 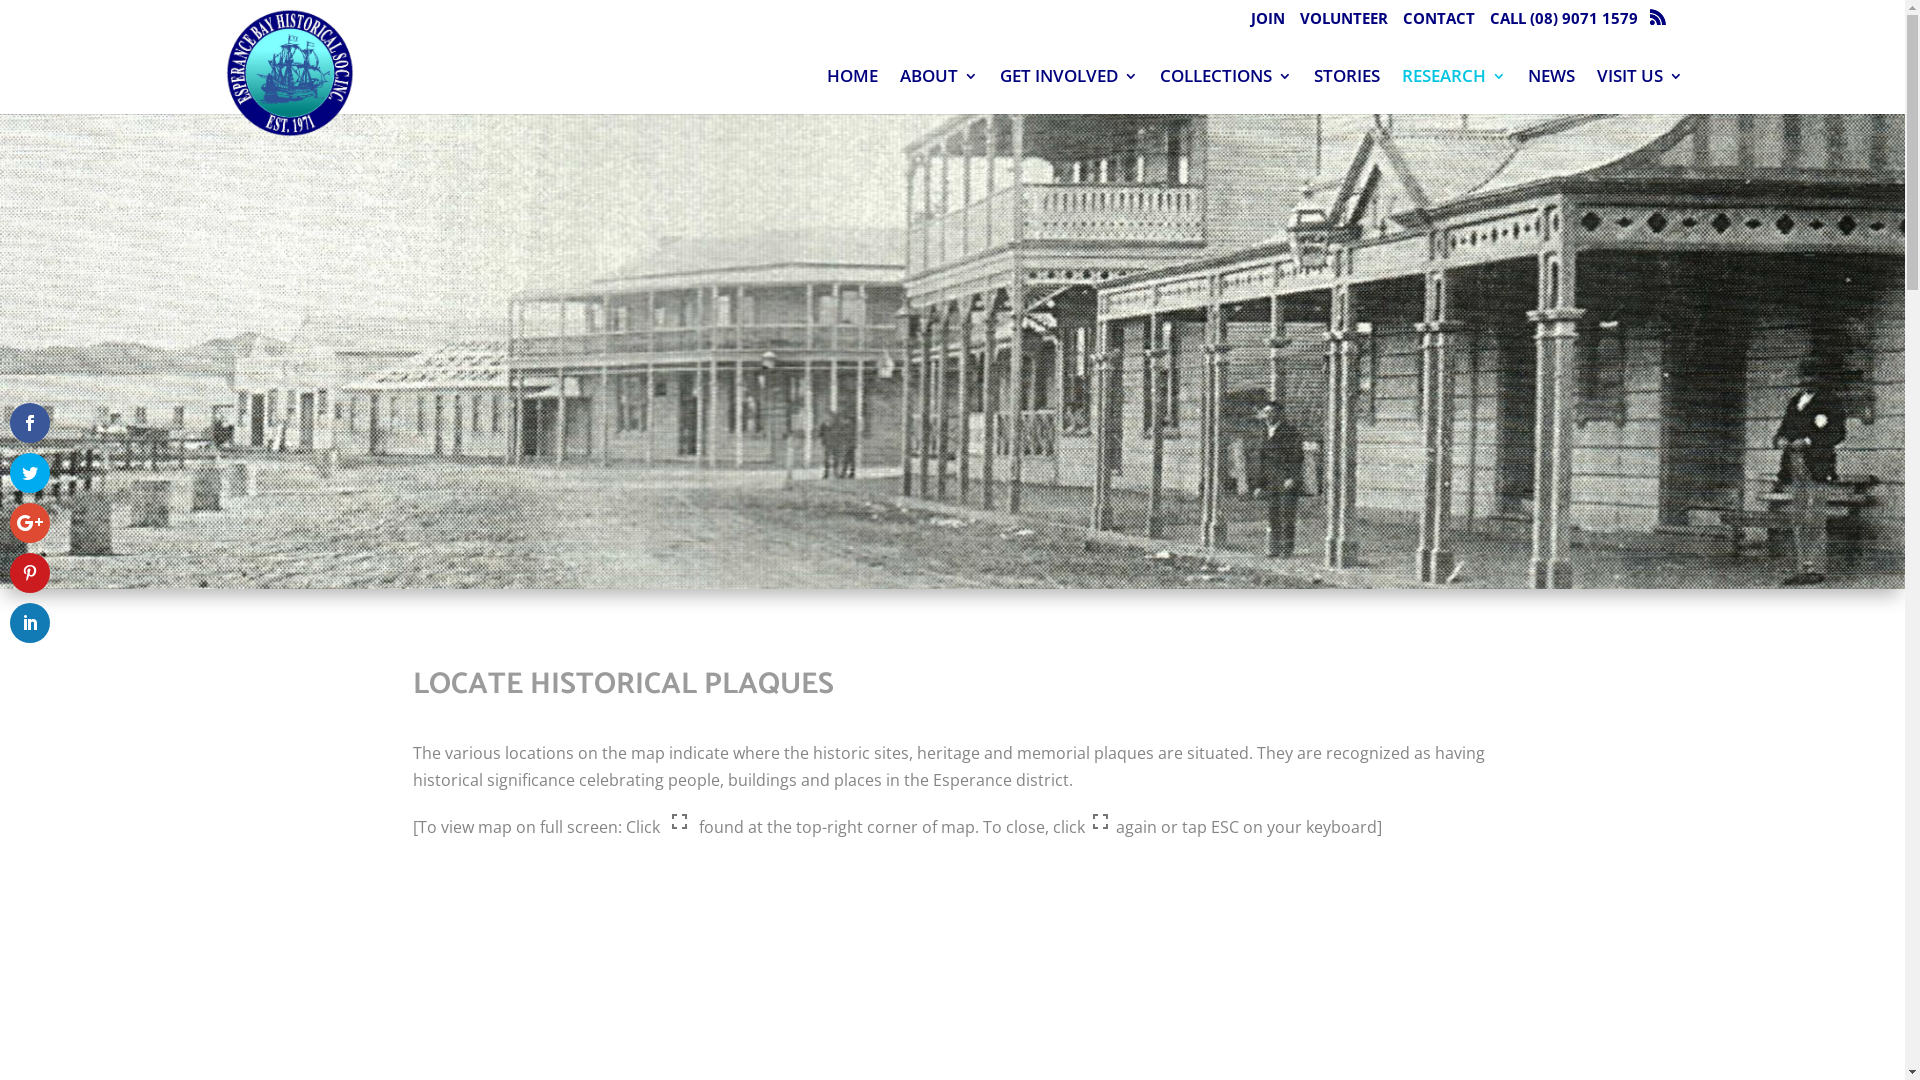 What do you see at coordinates (999, 90) in the screenshot?
I see `'GET INVOLVED'` at bounding box center [999, 90].